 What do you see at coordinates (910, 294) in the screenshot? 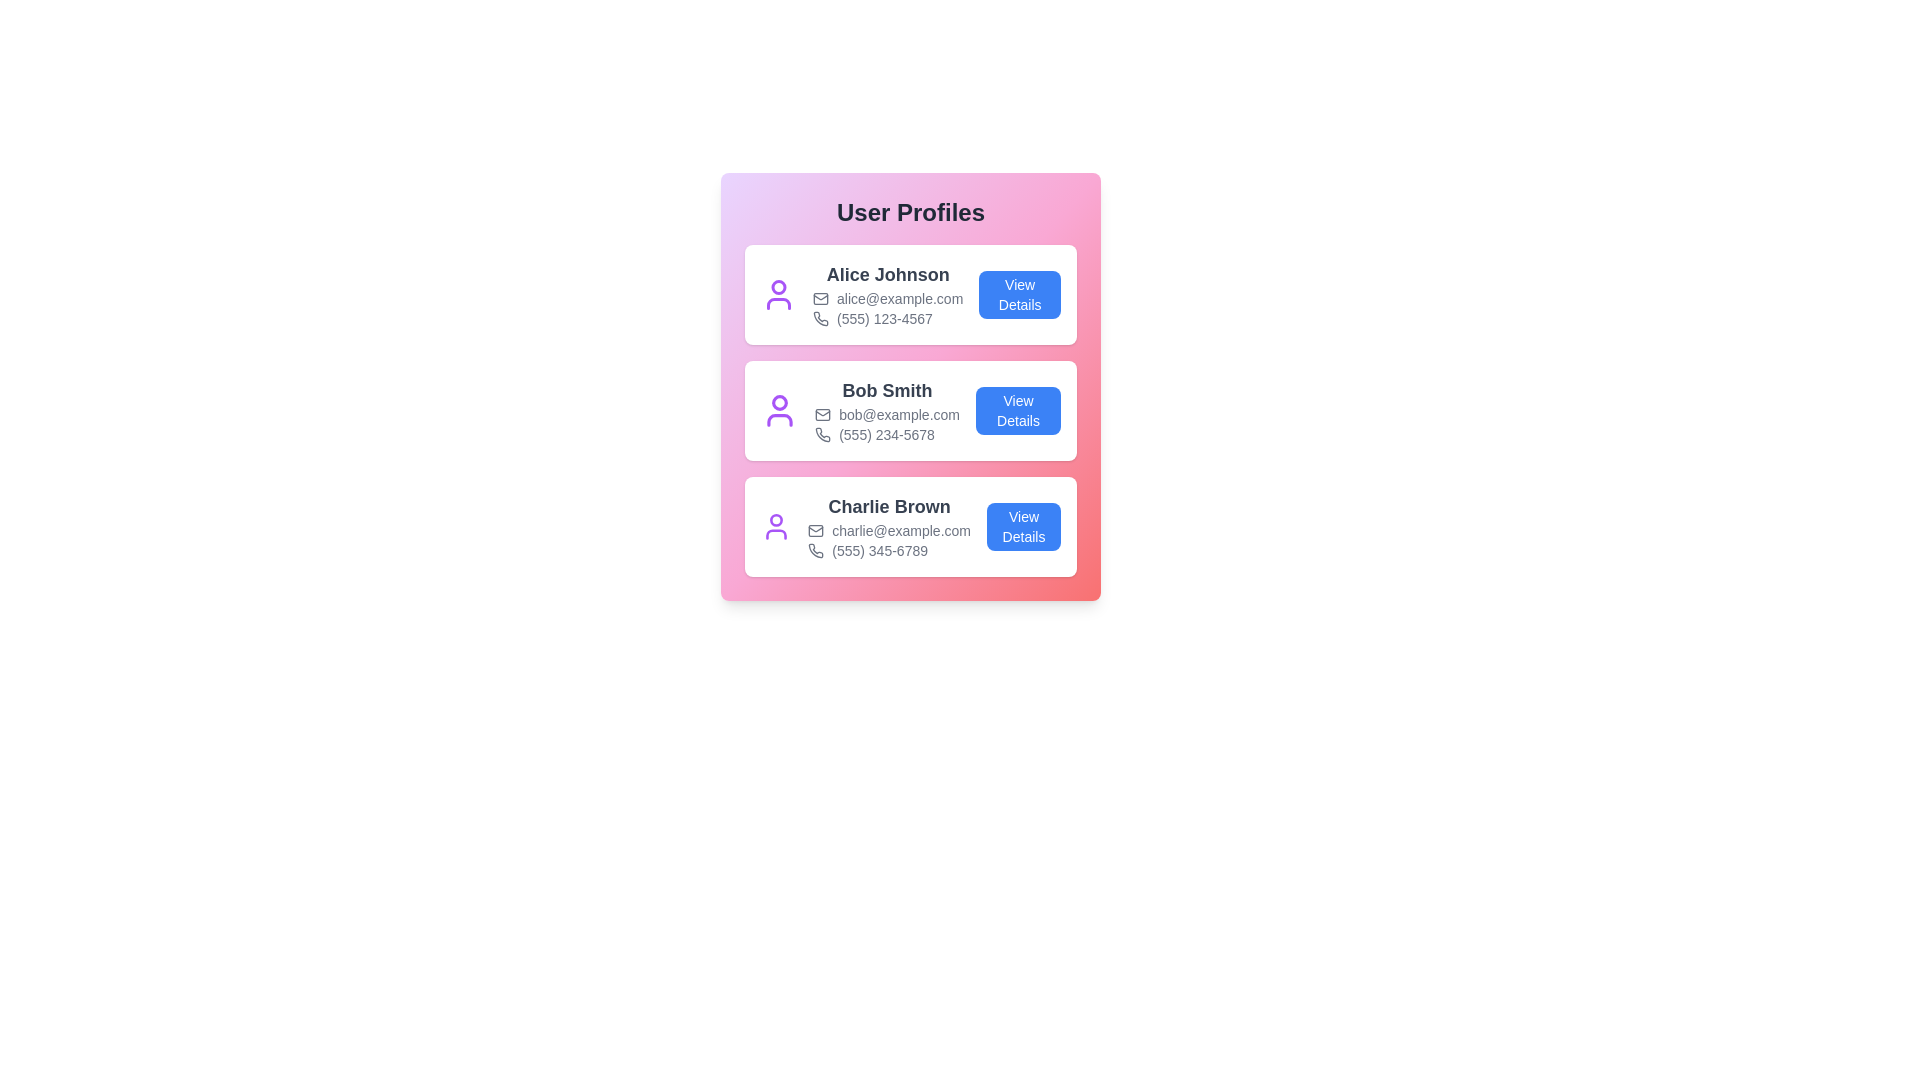
I see `the user profile card for Alice Johnson` at bounding box center [910, 294].